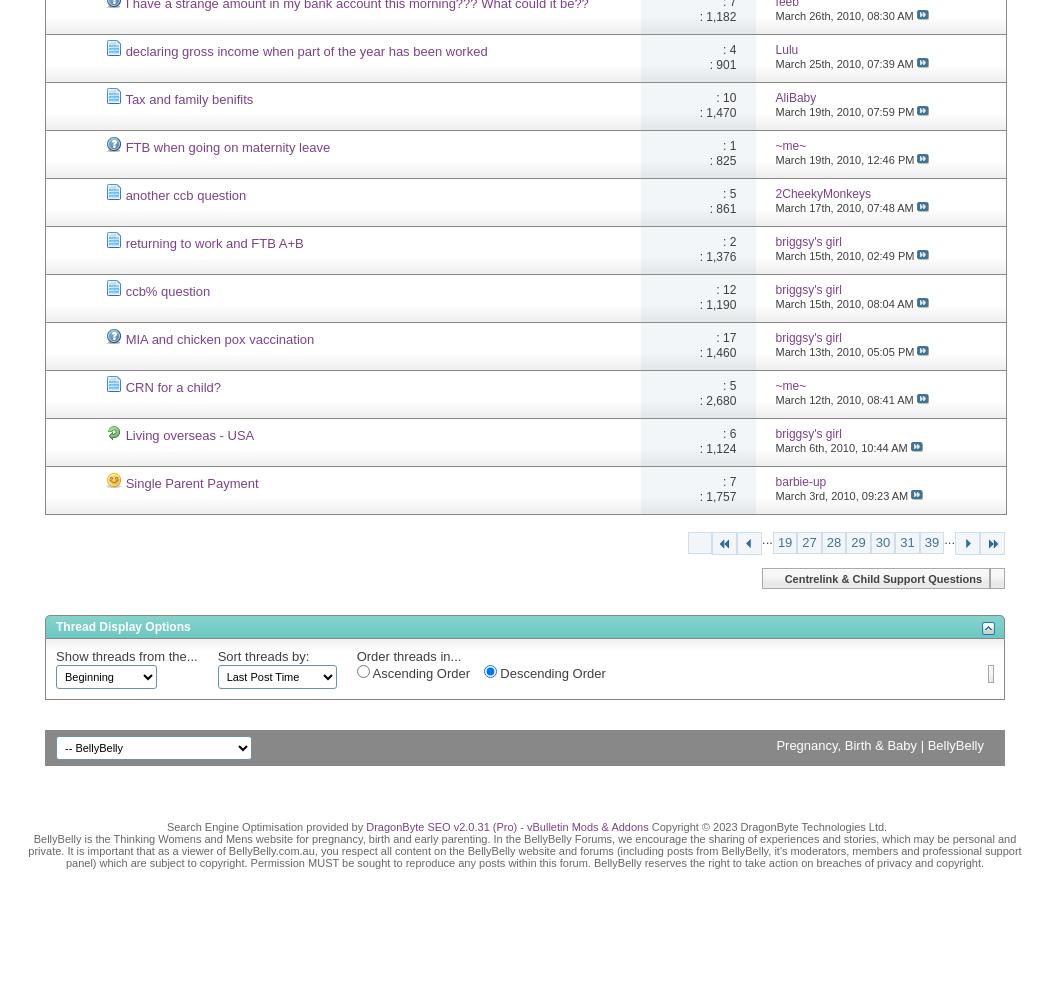 The width and height of the screenshot is (1050, 1000). Describe the element at coordinates (523, 849) in the screenshot. I see `'BellyBelly is the Thinking Womens and Mens website for pregnancy, birth and early parenting. In the BellyBelly Forums, we encourage the sharing of experiences and stories, which may be personal and private. It is important that as a viewer of BellyBelly.com.au, you respect all content on the BellyBelly website and forums (including posts from BellyBelly, it's moderators, members and professional support panel) which are subject to copyright. Permission MUST be sought to reproduce any posts within this forum. BellyBelly reserves the right to take action on breaches of privacy and copyright.'` at that location.